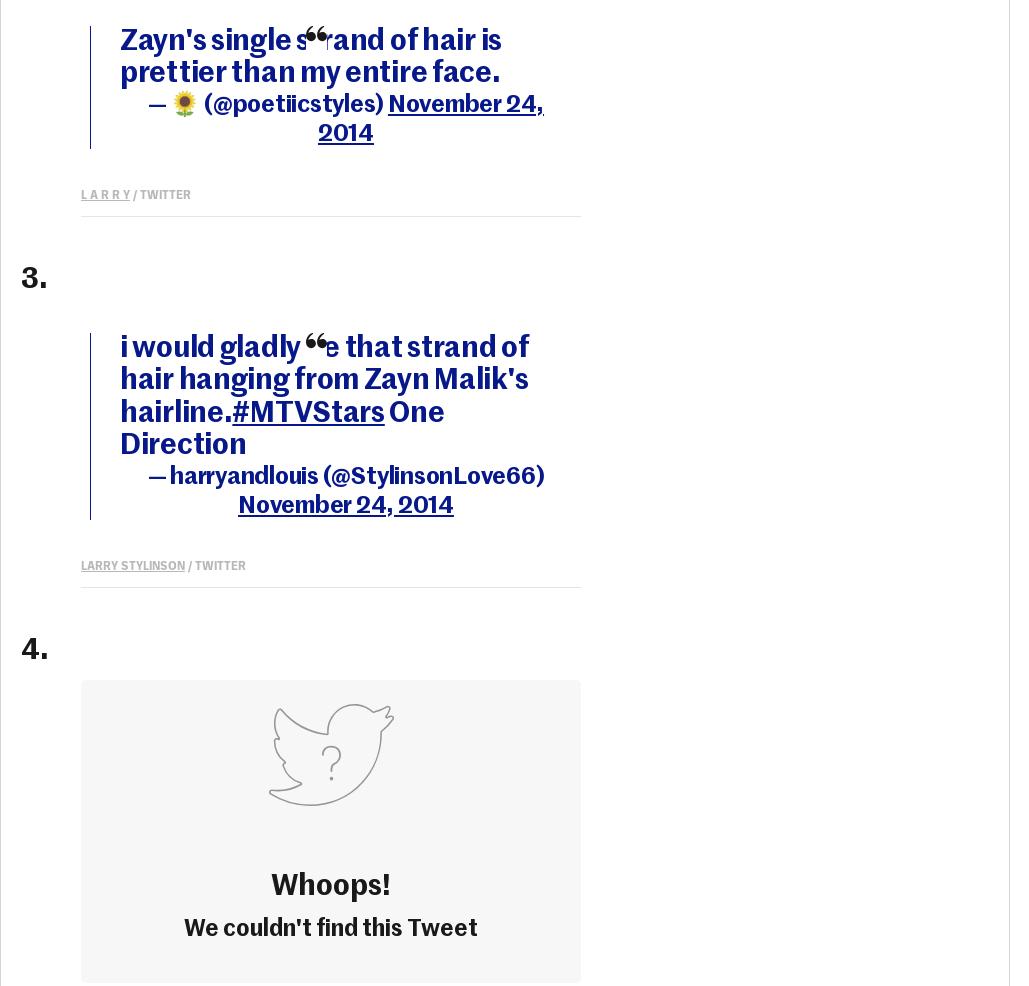  What do you see at coordinates (20, 650) in the screenshot?
I see `'4.'` at bounding box center [20, 650].